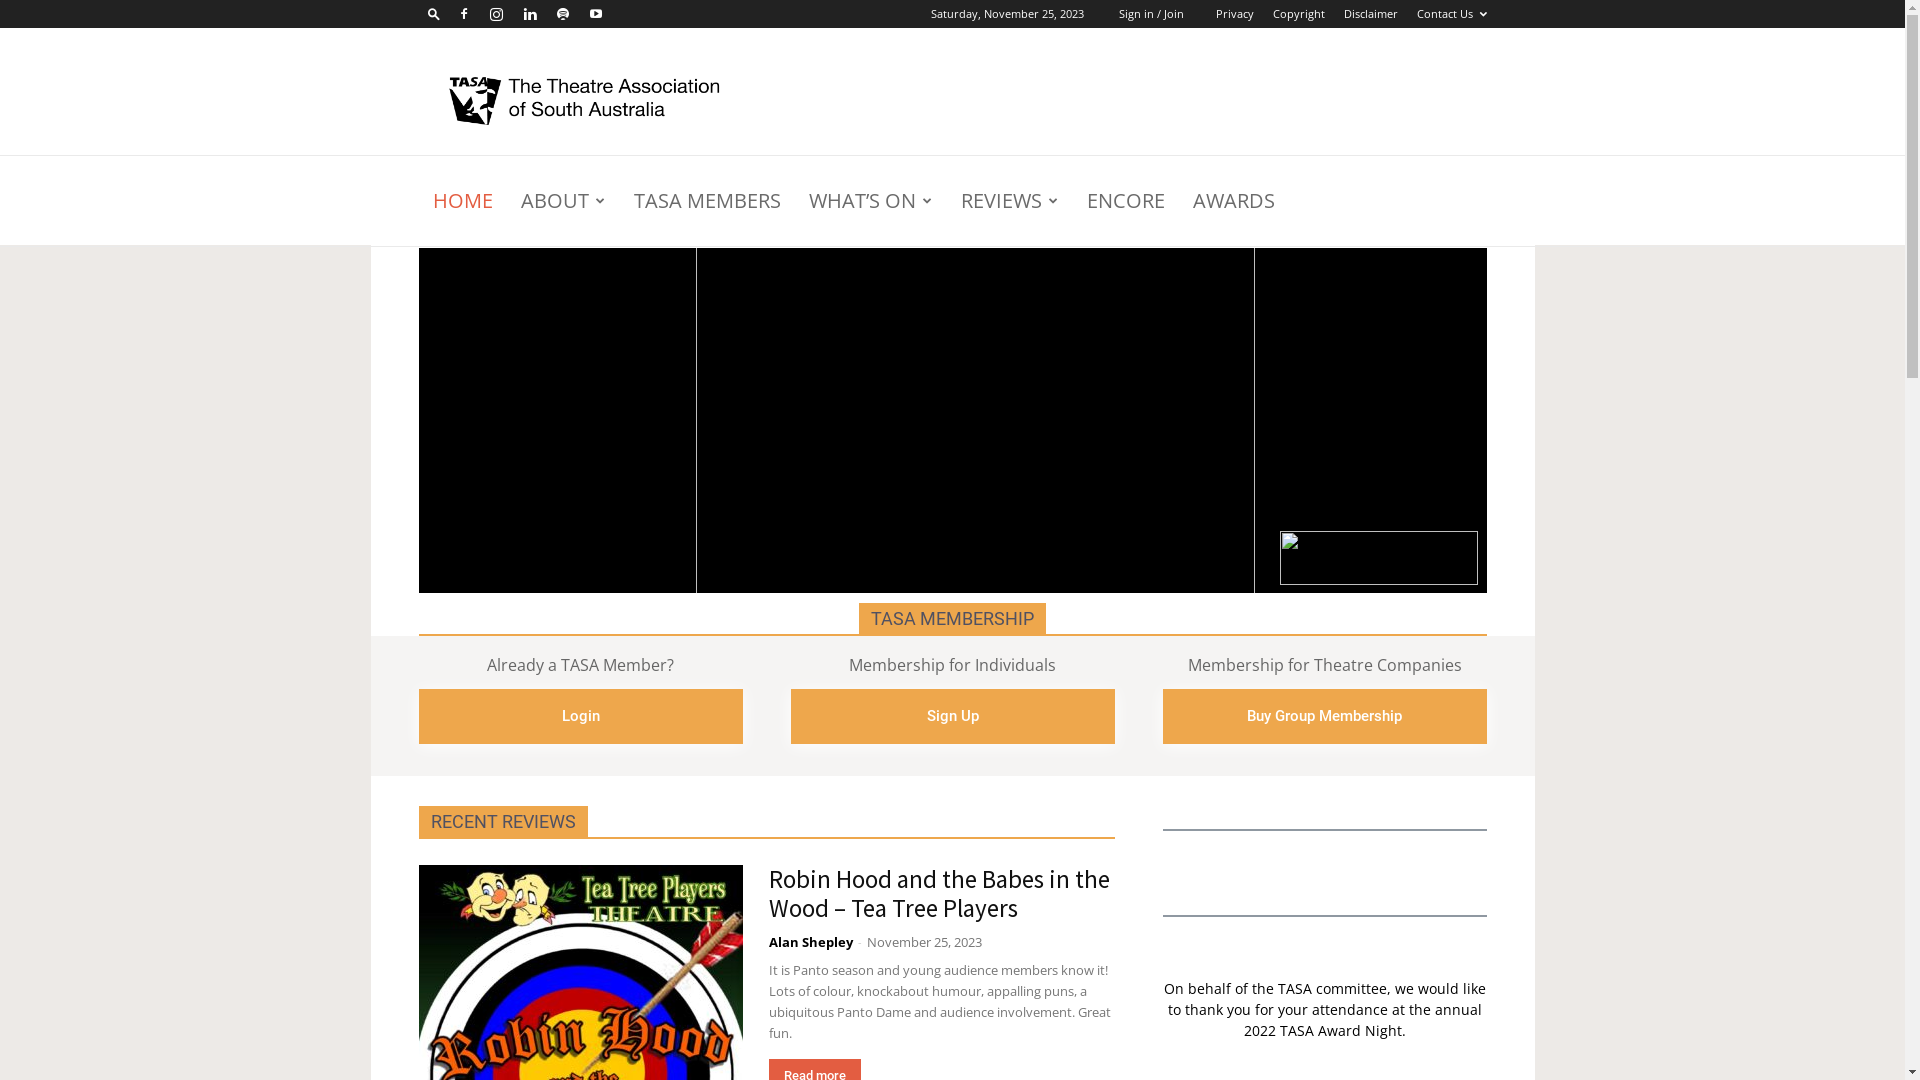 This screenshot has width=1920, height=1080. What do you see at coordinates (810, 941) in the screenshot?
I see `'Alan Shepley'` at bounding box center [810, 941].